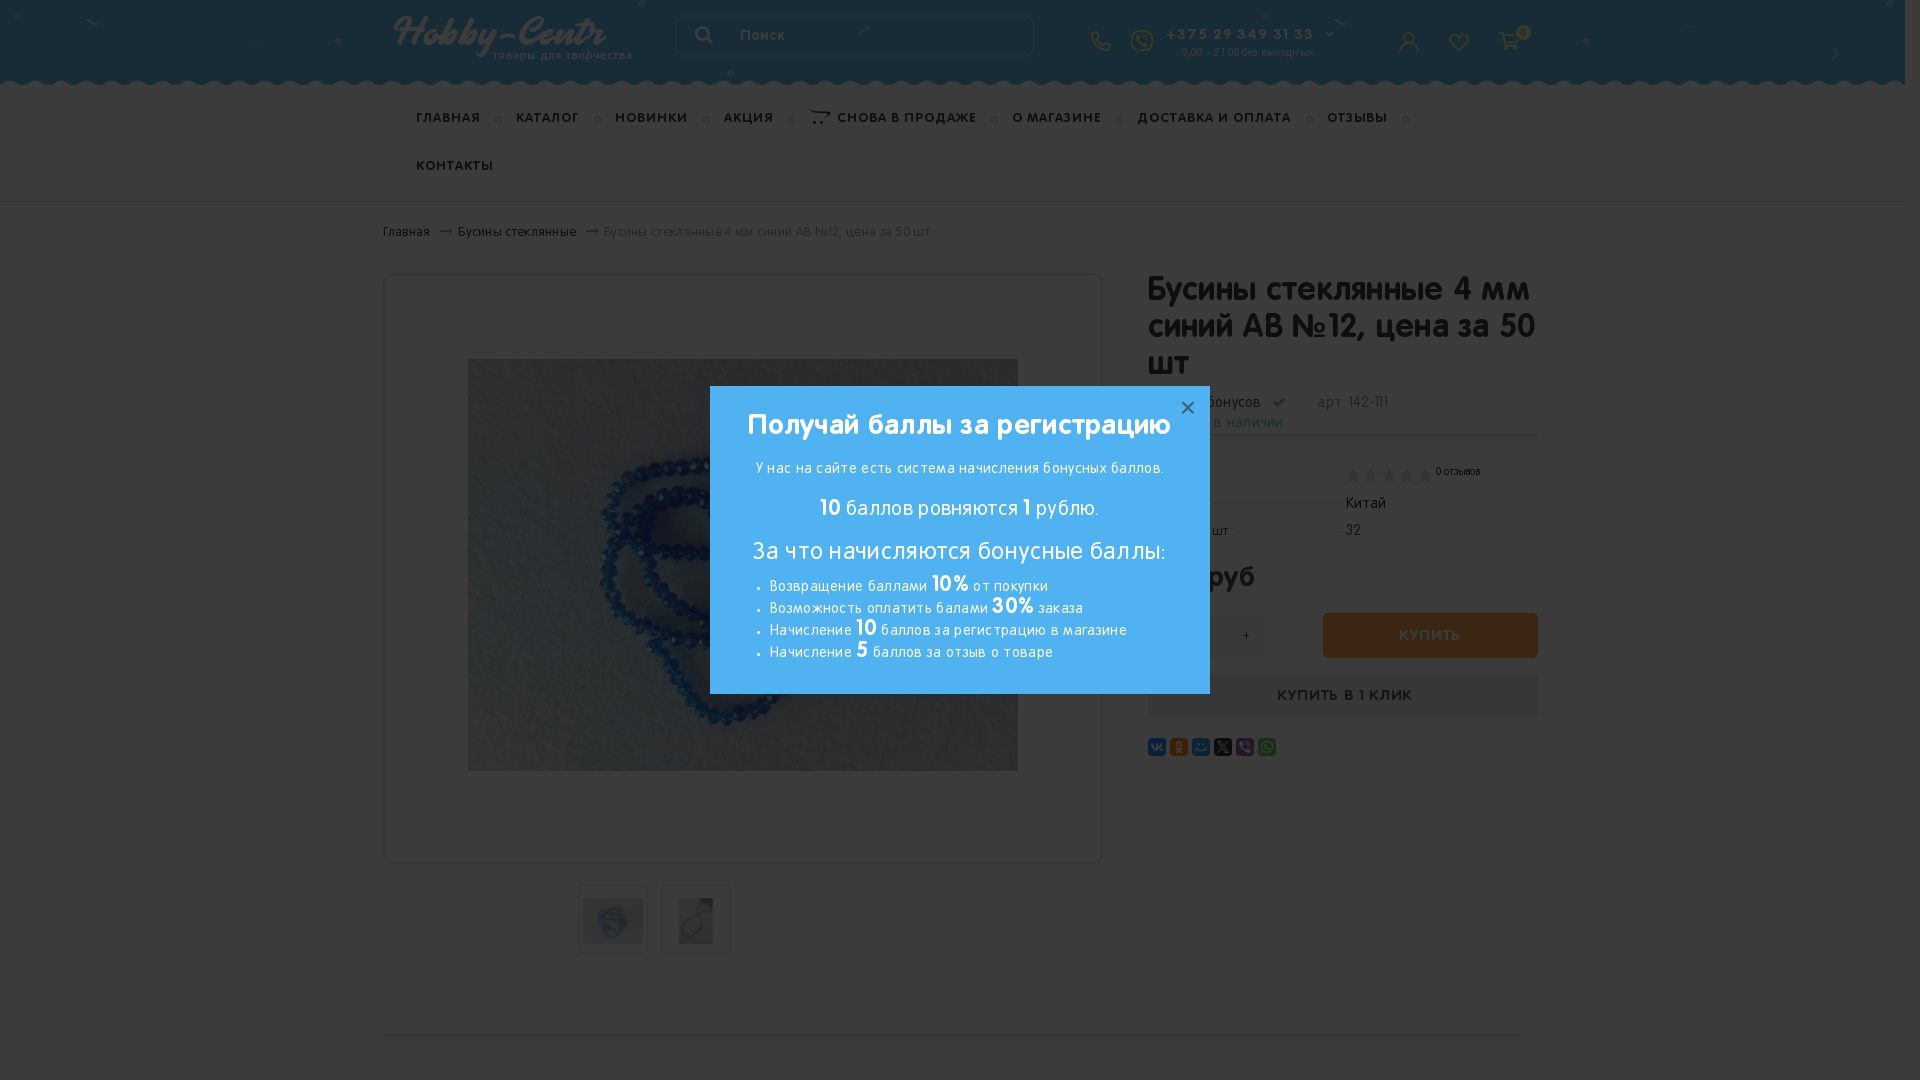  I want to click on '0', so click(1497, 30).